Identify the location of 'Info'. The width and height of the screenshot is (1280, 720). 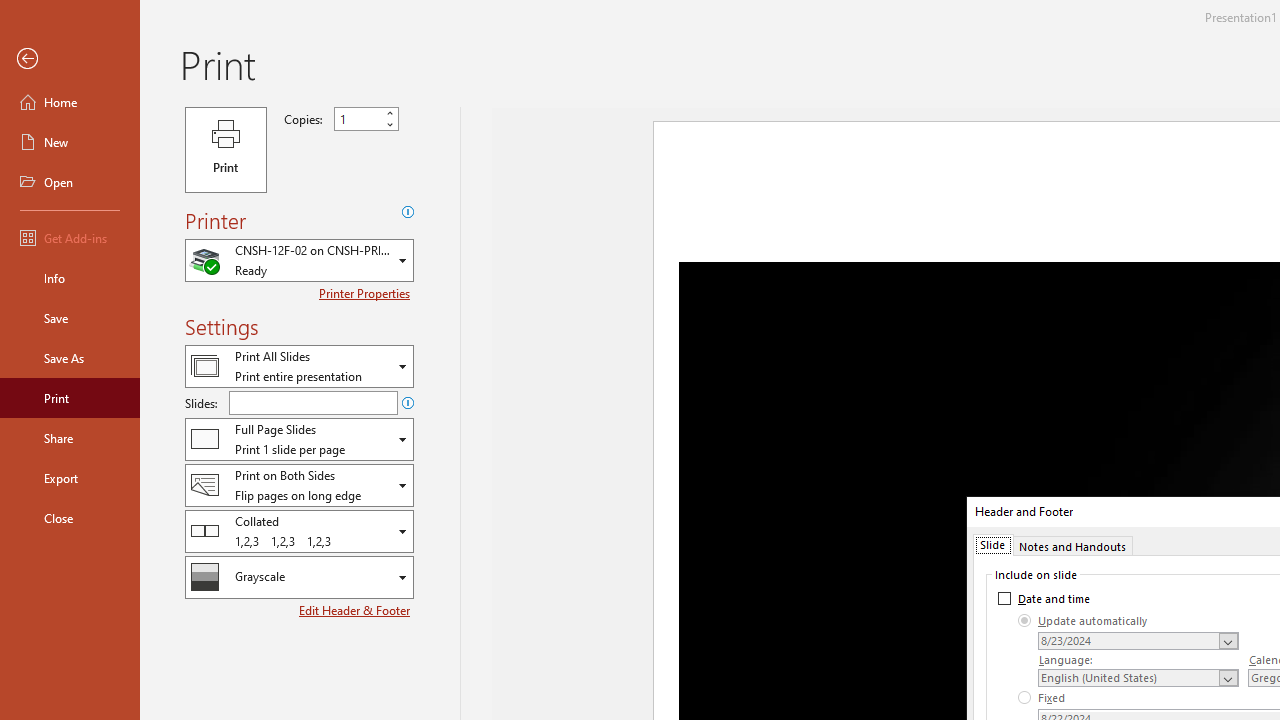
(69, 277).